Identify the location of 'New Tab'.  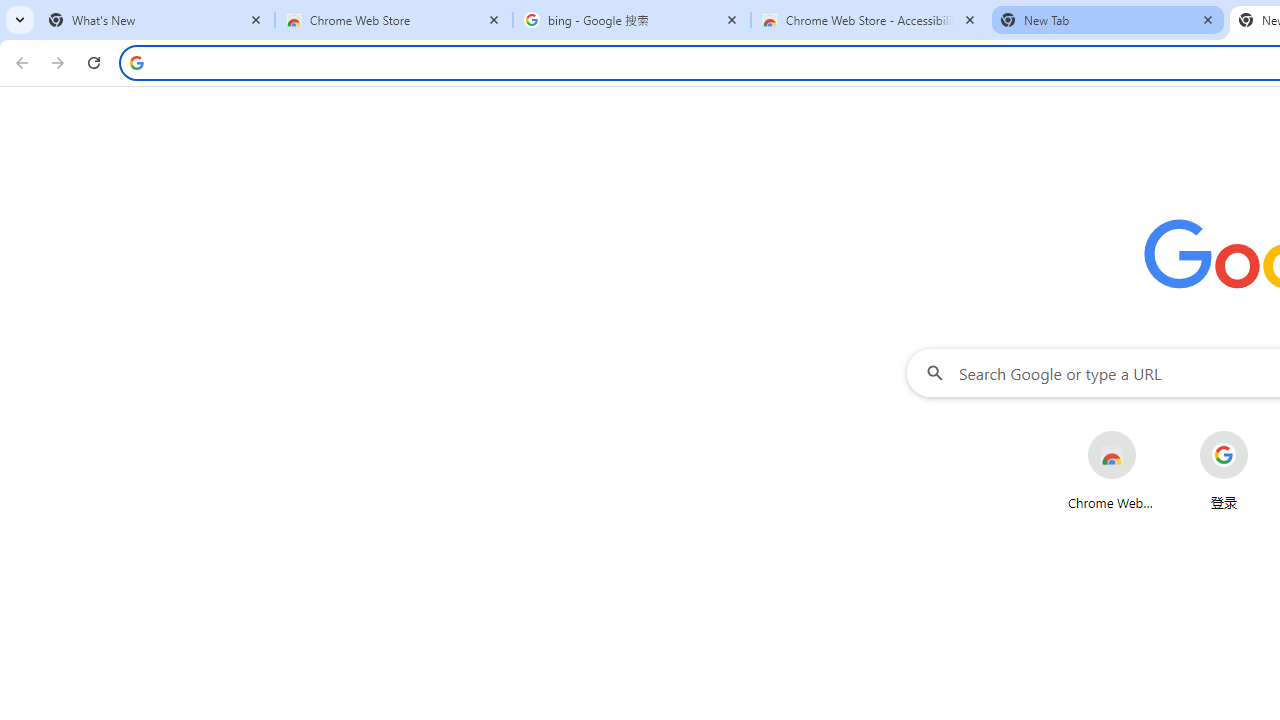
(1107, 20).